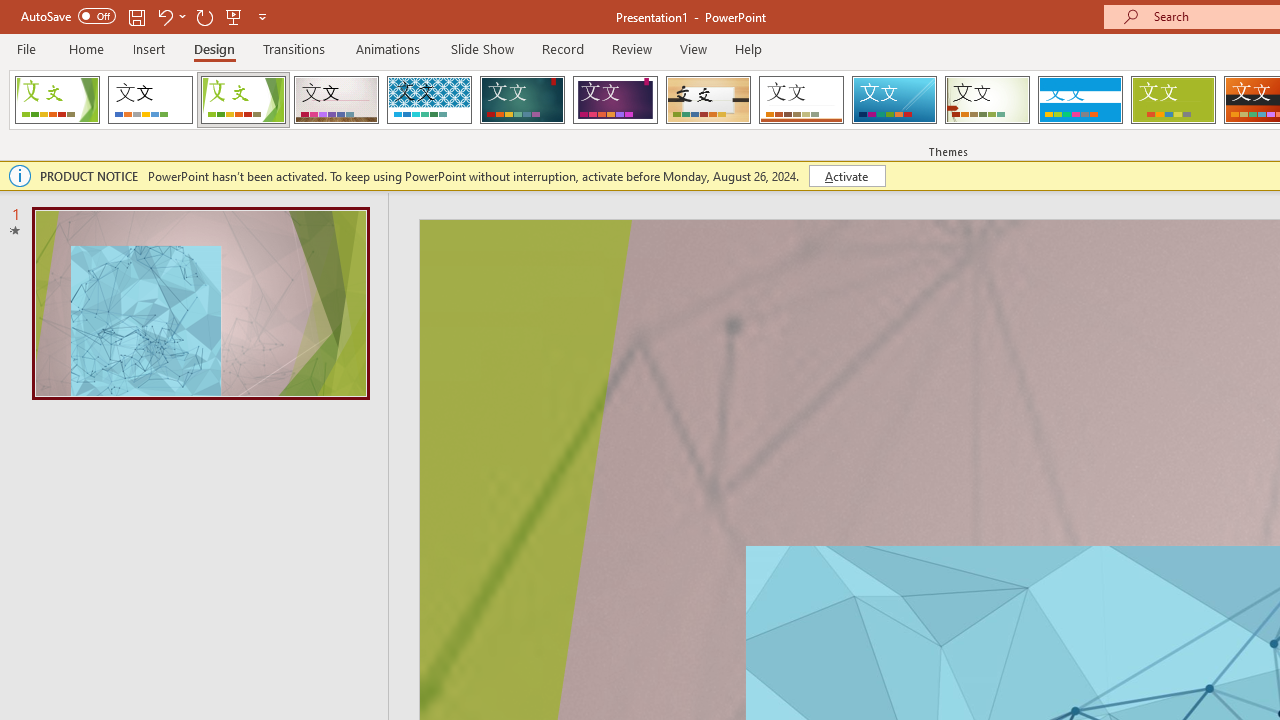 This screenshot has width=1280, height=720. Describe the element at coordinates (522, 100) in the screenshot. I see `'Ion'` at that location.